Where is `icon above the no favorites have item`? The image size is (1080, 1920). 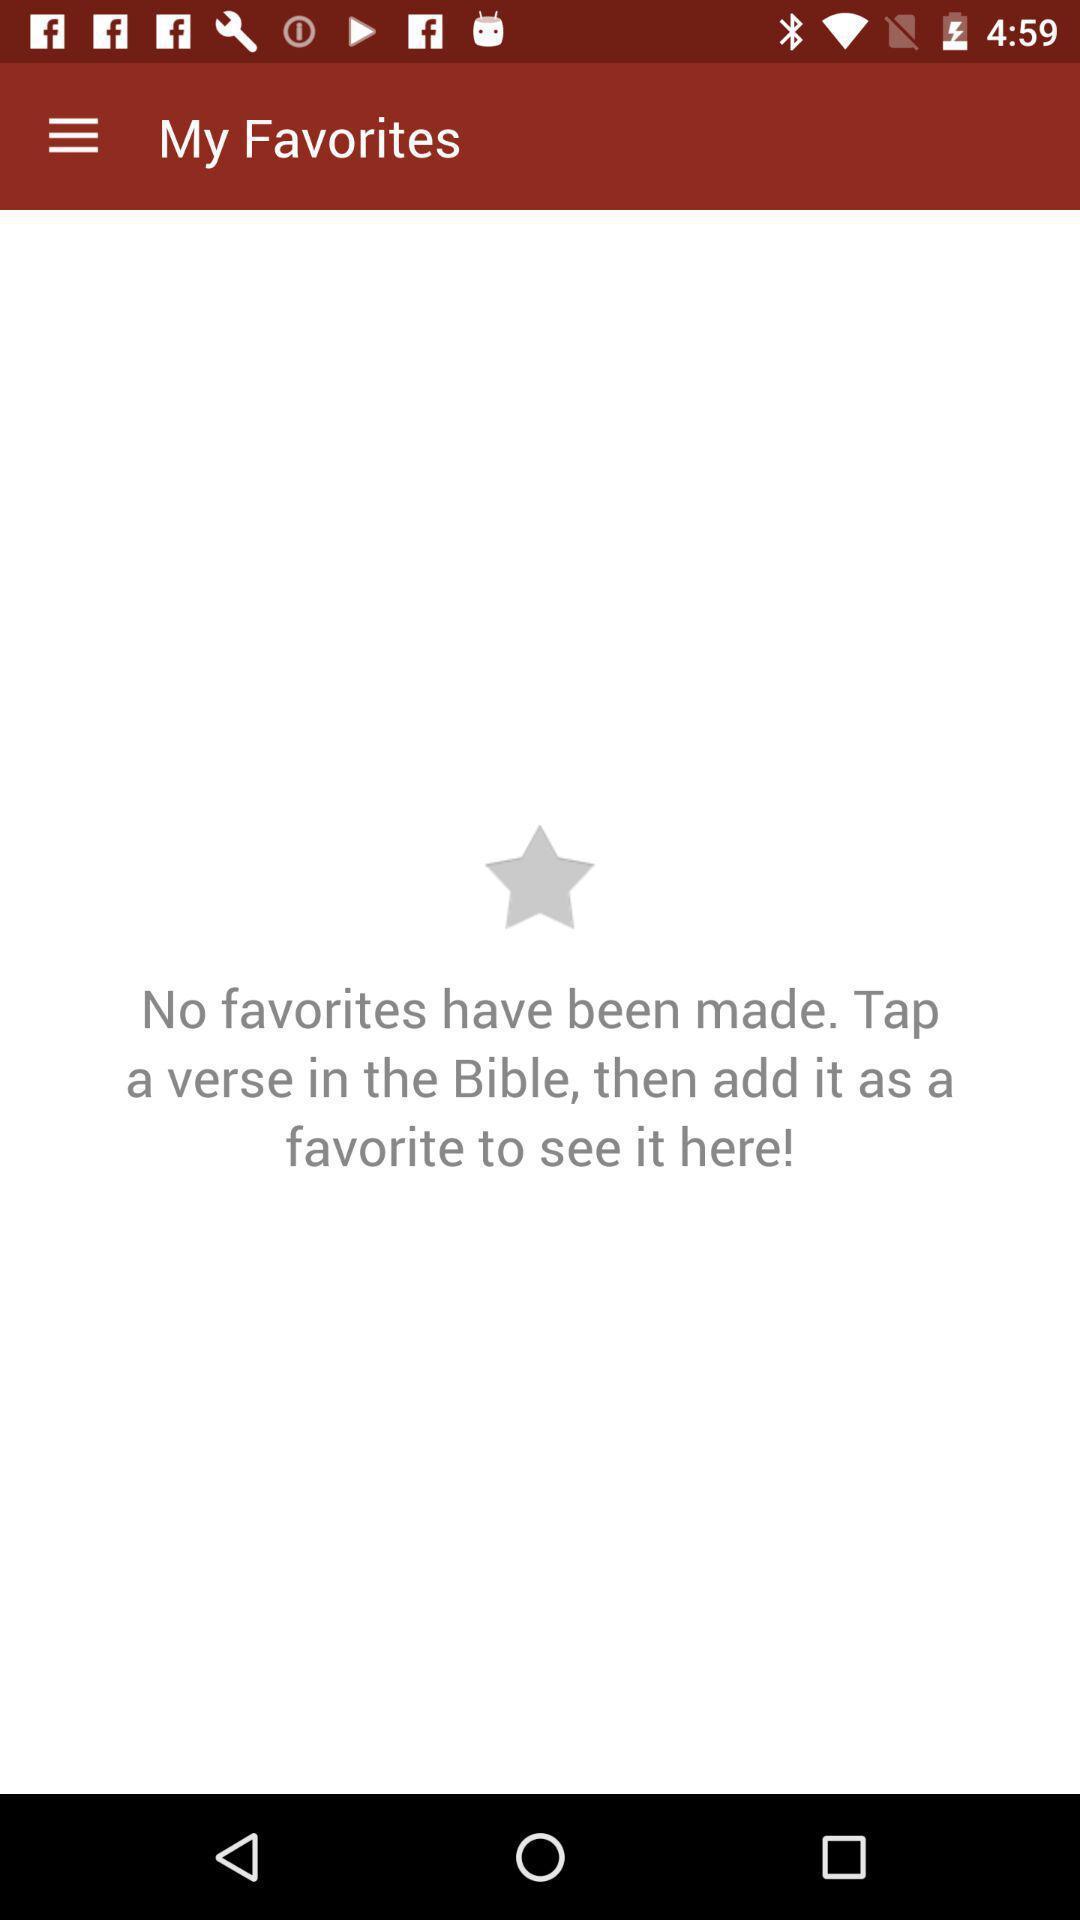 icon above the no favorites have item is located at coordinates (72, 135).